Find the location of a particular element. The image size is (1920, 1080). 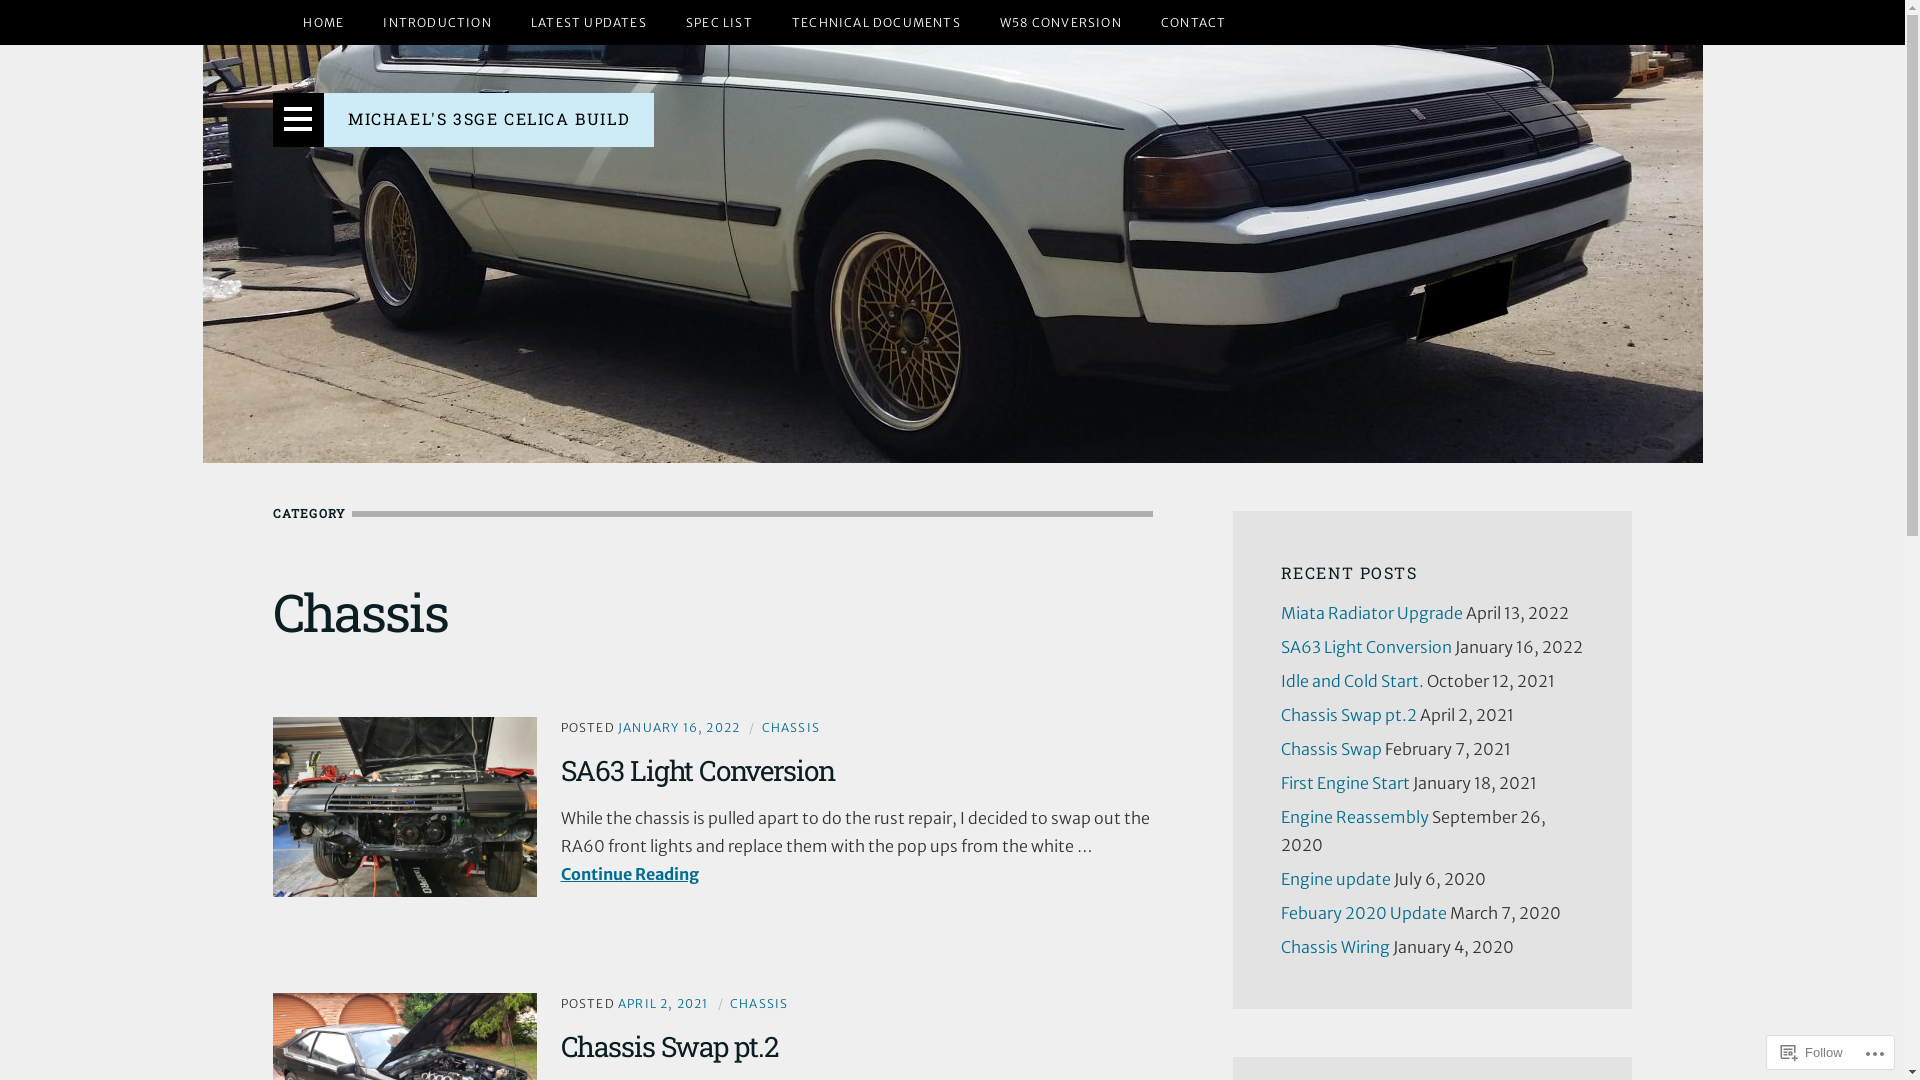

'Chassis Swap' is located at coordinates (1280, 748).